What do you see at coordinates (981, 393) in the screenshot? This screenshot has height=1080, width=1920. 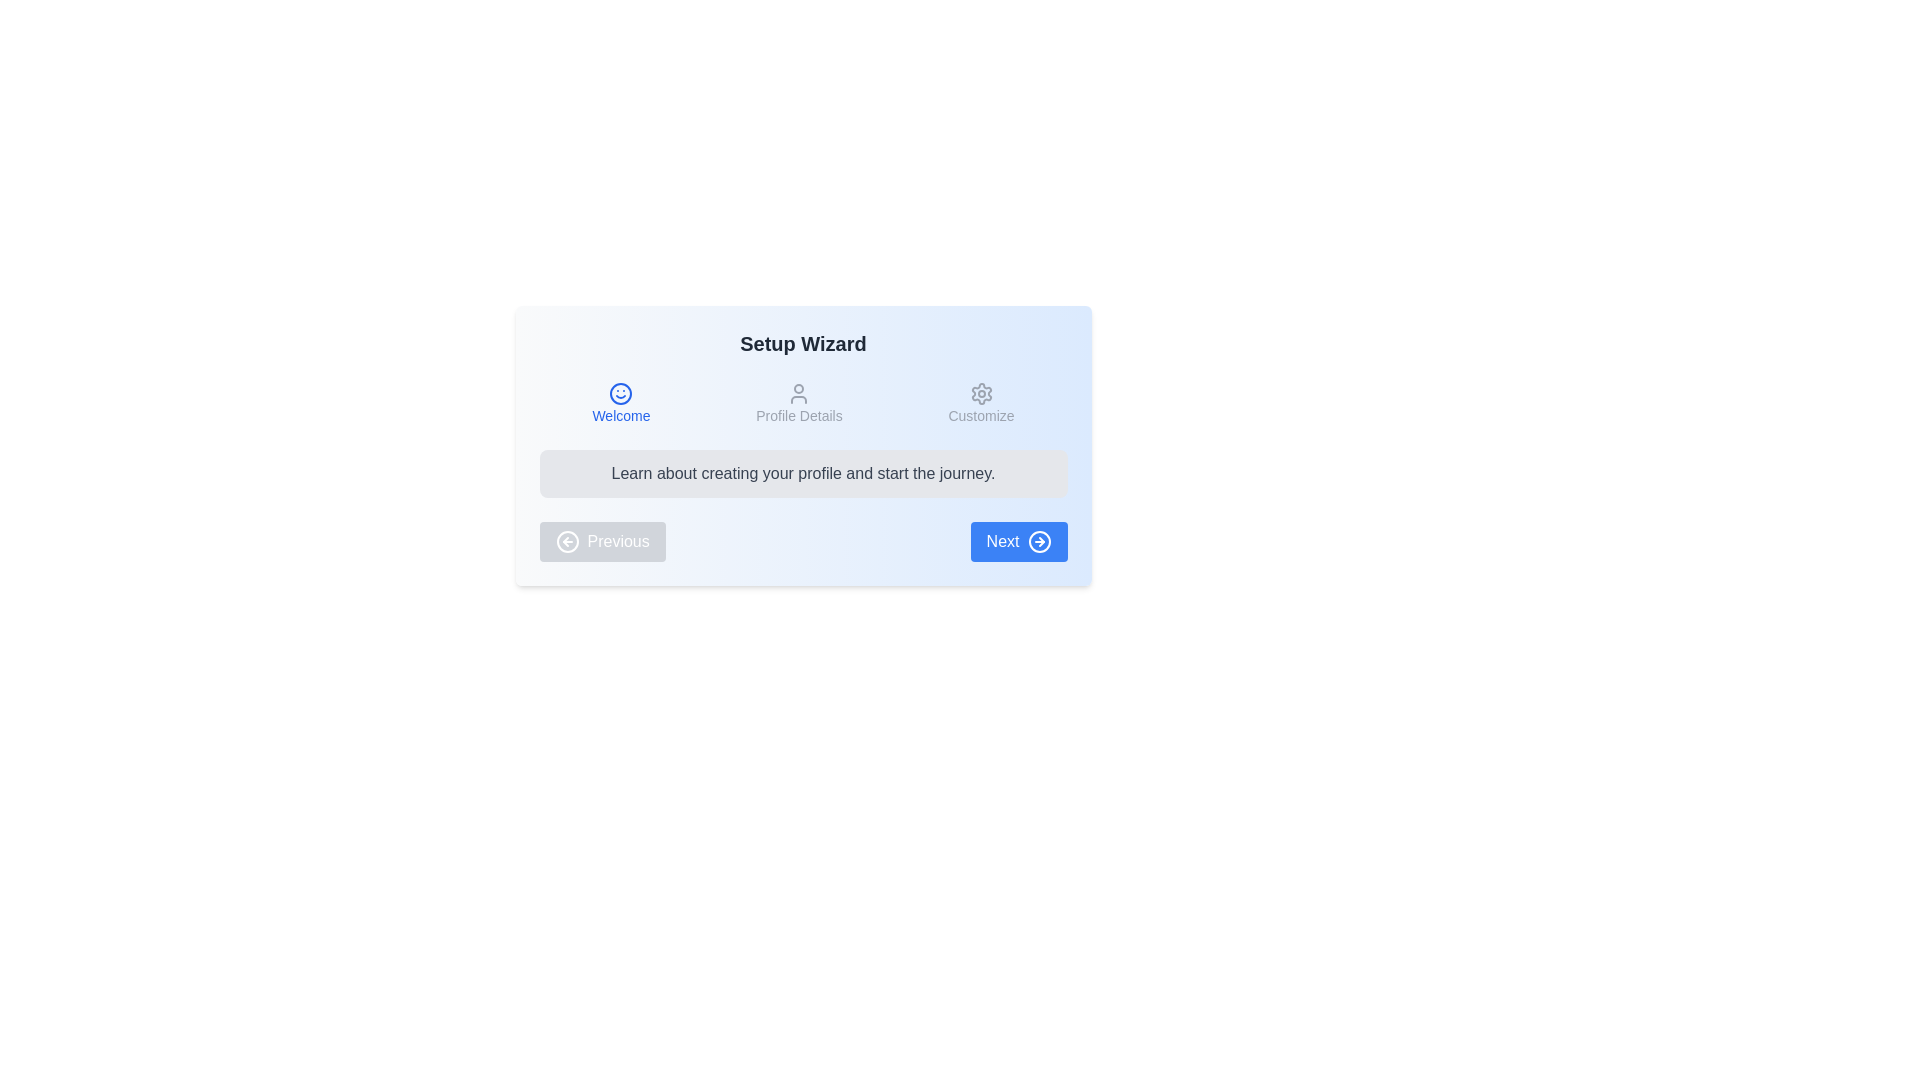 I see `the gear icon representing settings within the 'Customize' step of the navigation bar for additional context menu options` at bounding box center [981, 393].